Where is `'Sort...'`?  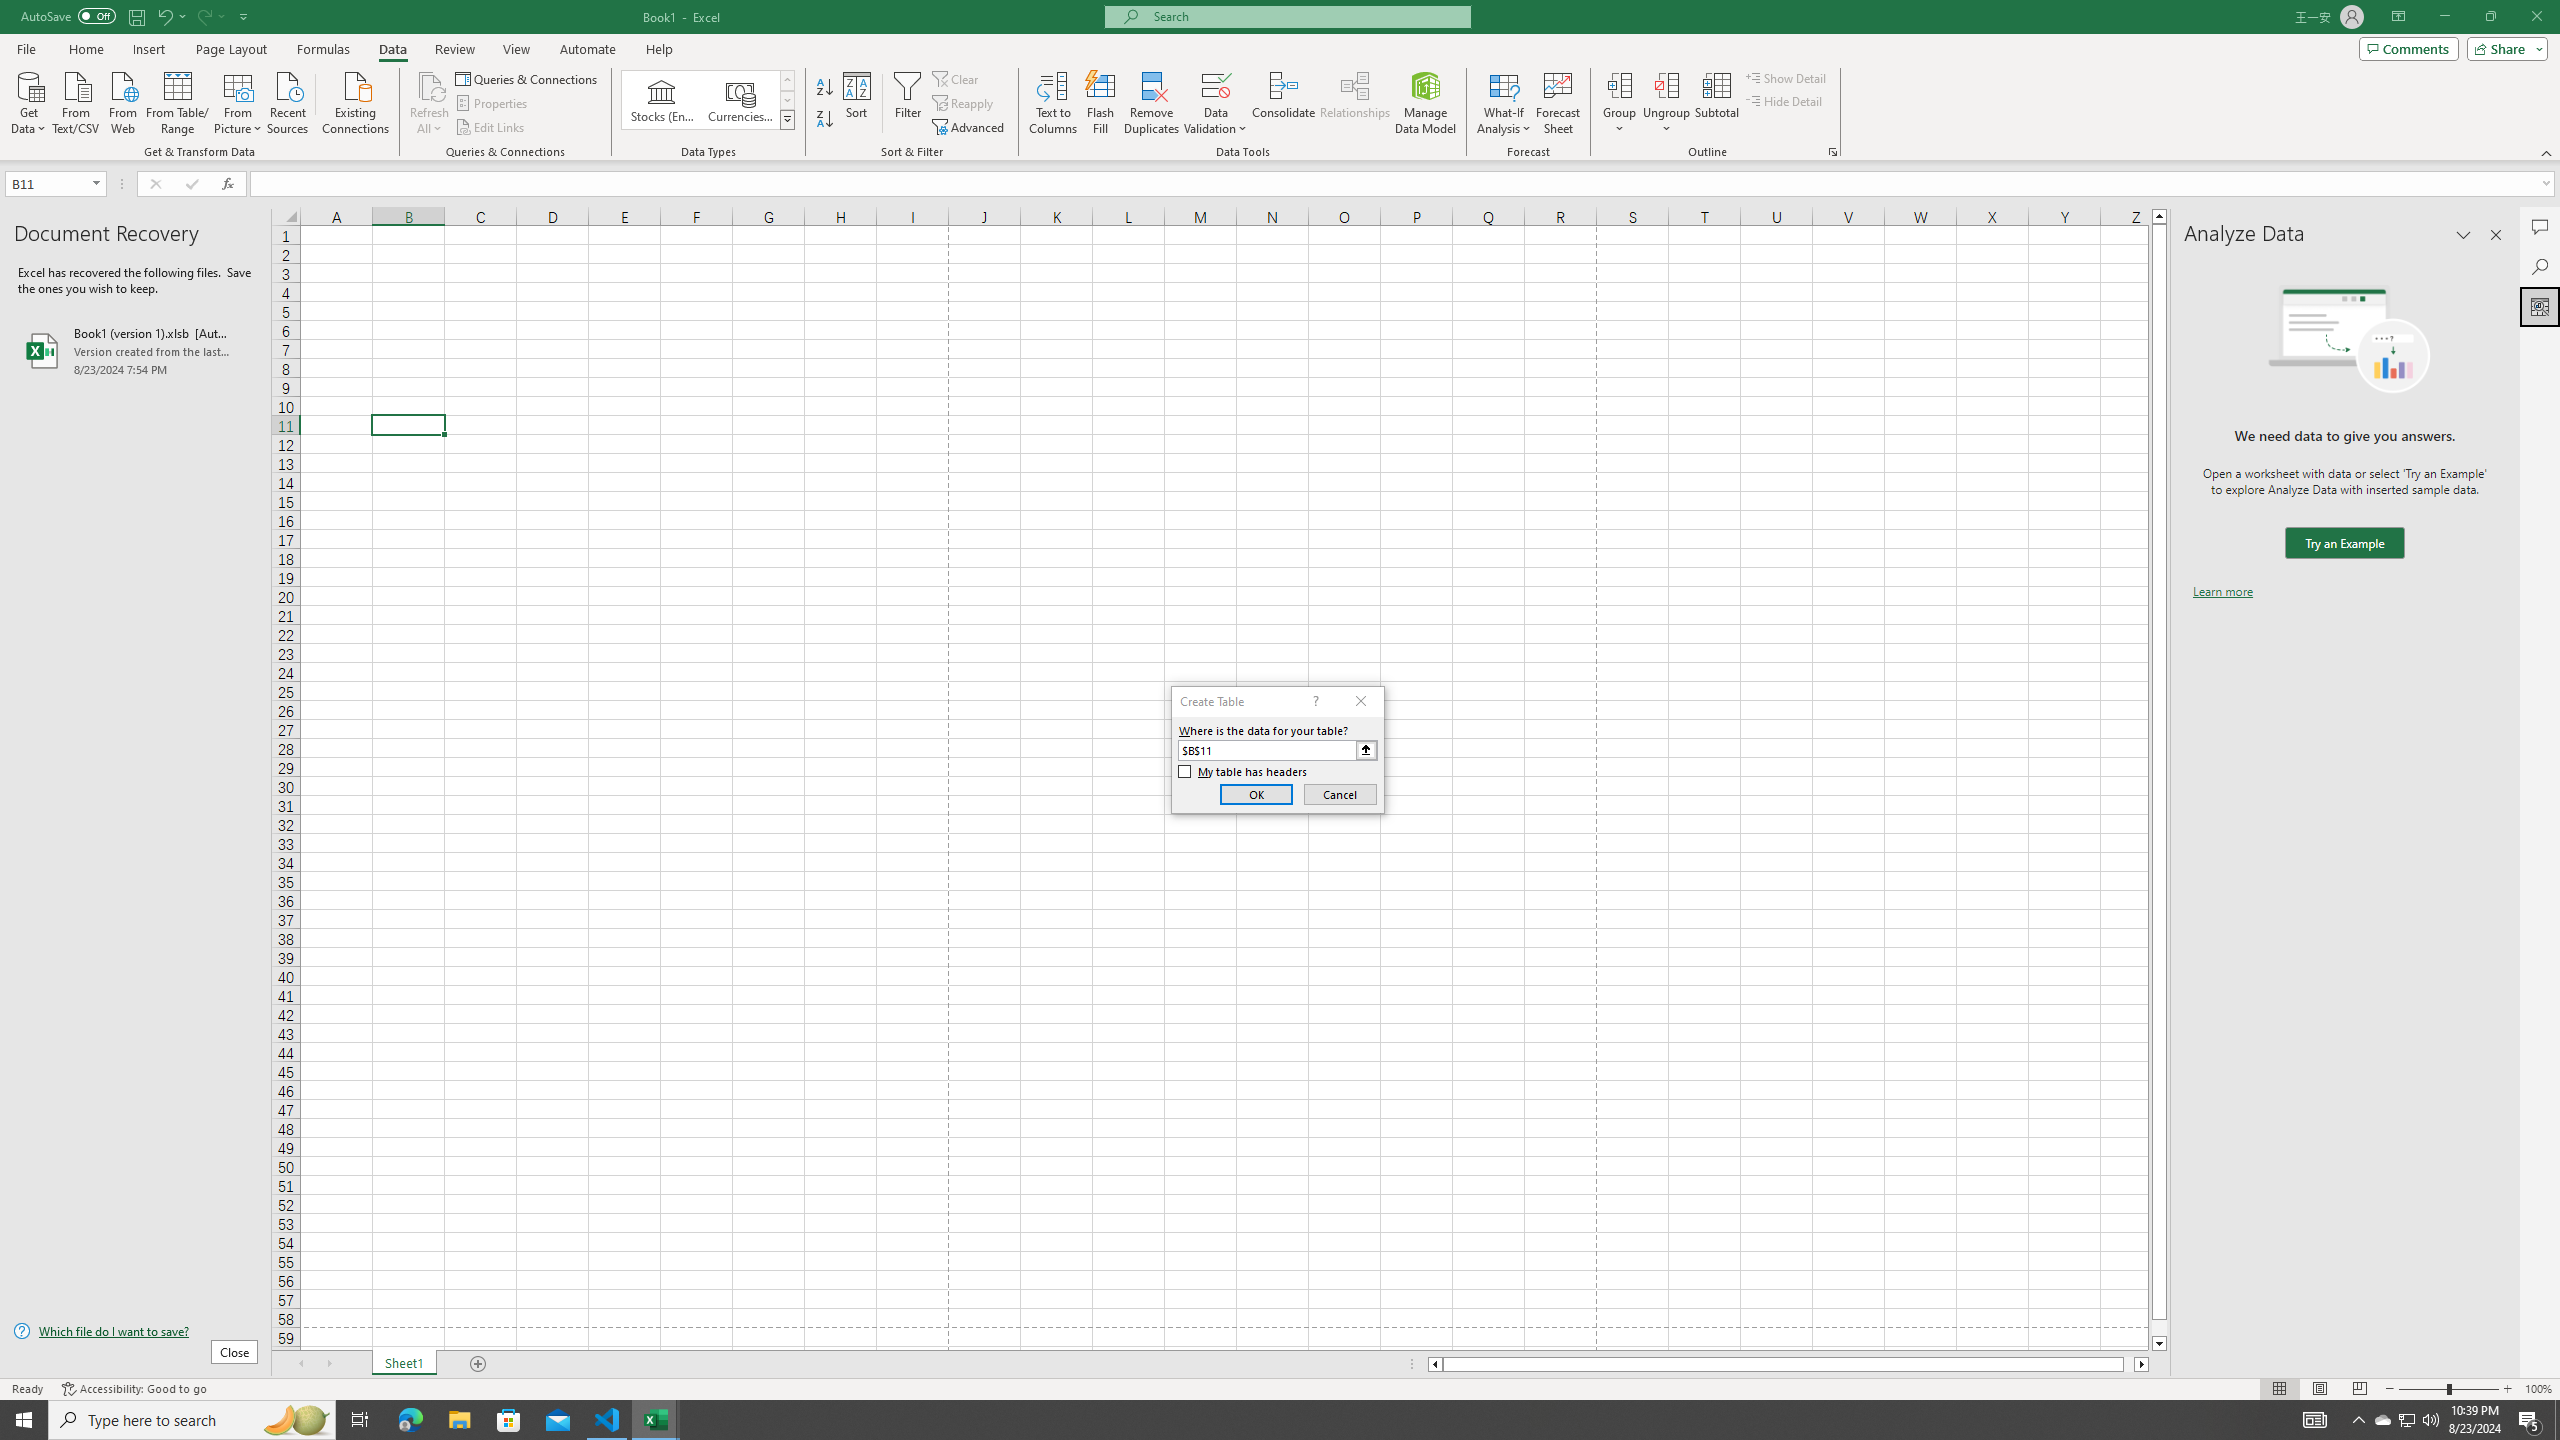
'Sort...' is located at coordinates (856, 103).